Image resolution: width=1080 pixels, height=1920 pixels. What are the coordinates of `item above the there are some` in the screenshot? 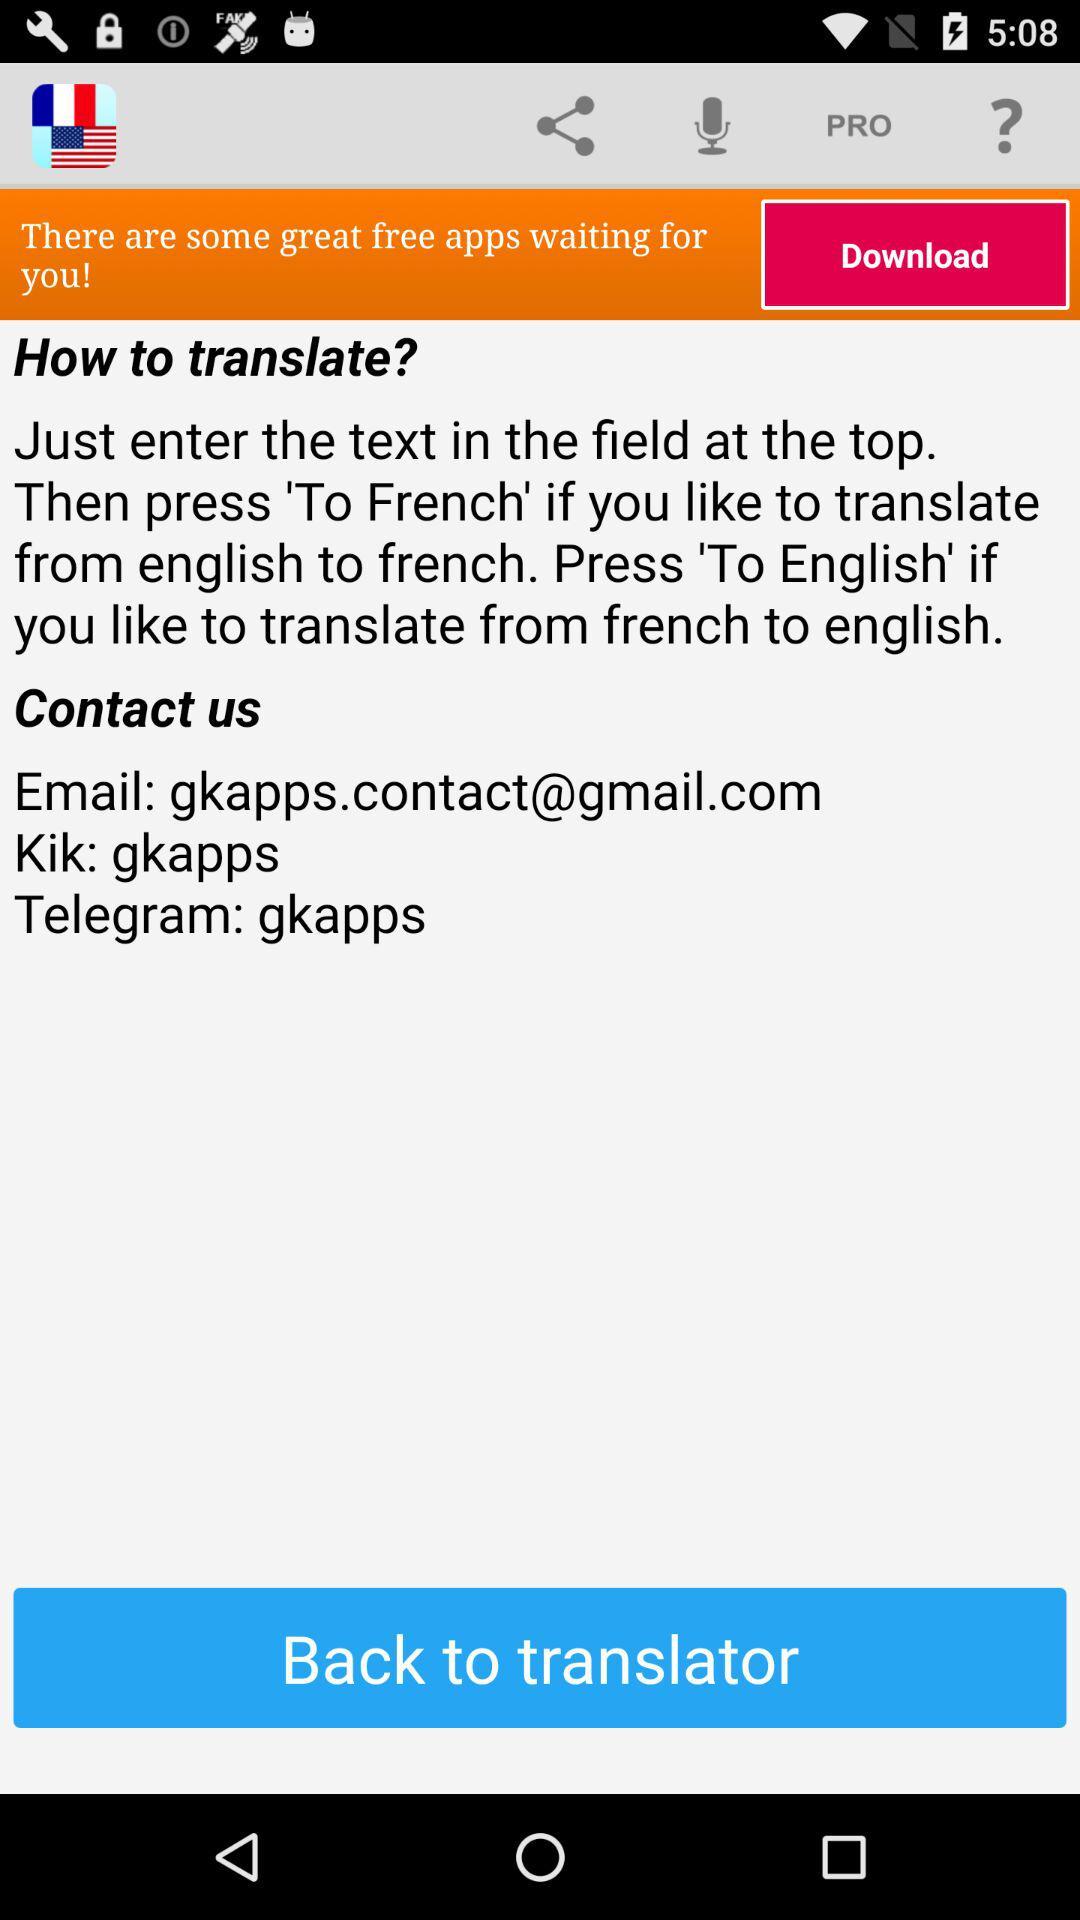 It's located at (565, 124).